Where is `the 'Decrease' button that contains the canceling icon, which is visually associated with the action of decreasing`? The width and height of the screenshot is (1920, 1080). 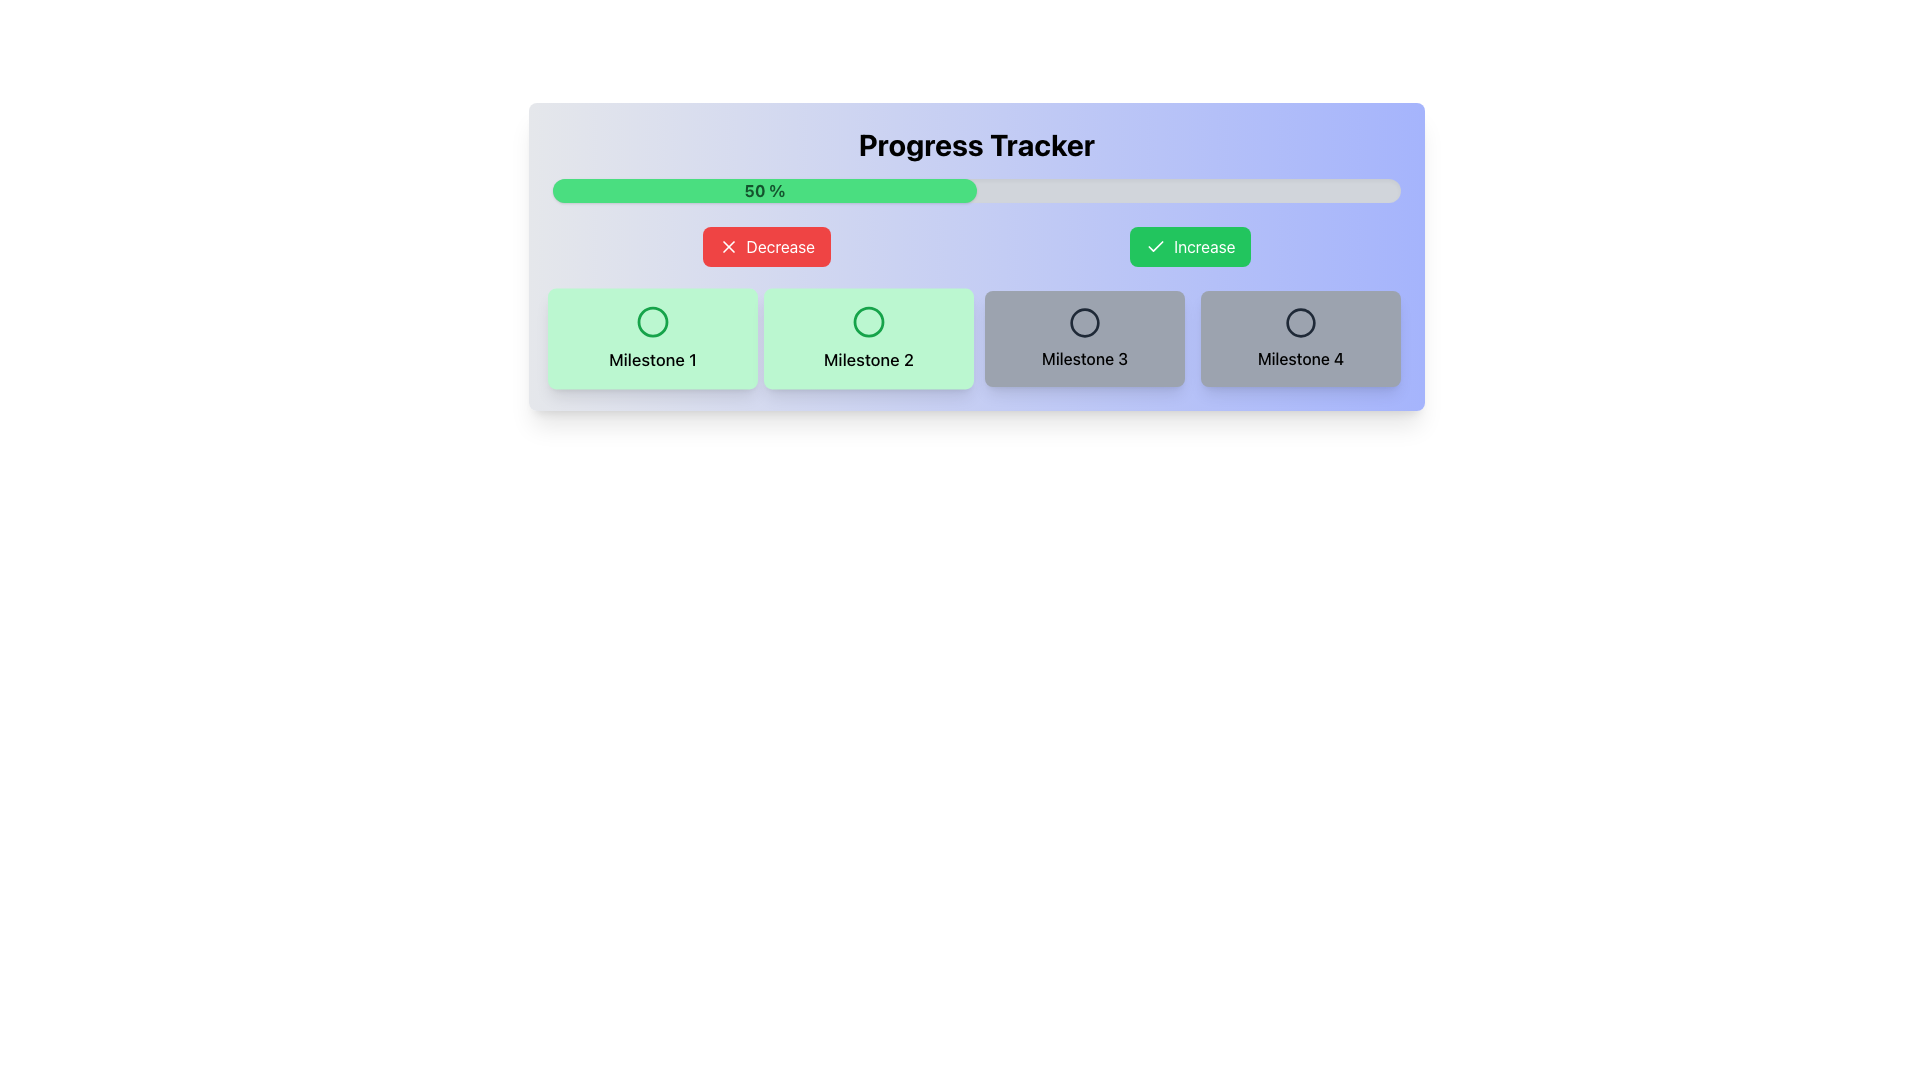 the 'Decrease' button that contains the canceling icon, which is visually associated with the action of decreasing is located at coordinates (727, 245).